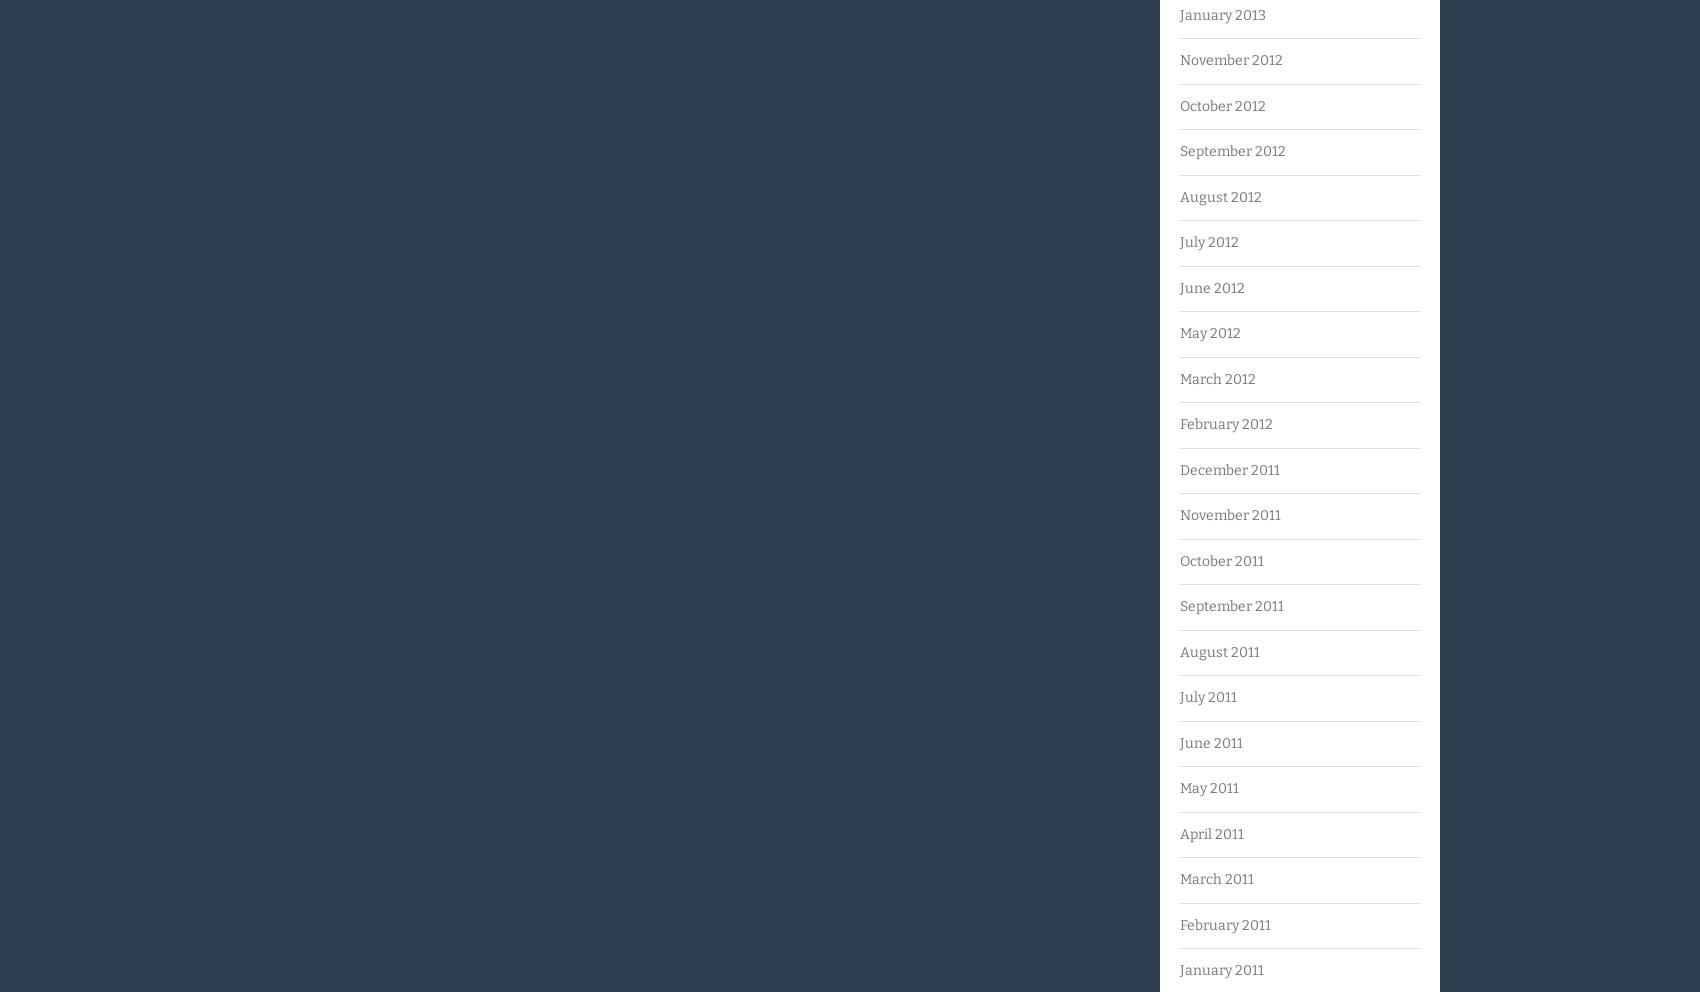 This screenshot has width=1700, height=992. I want to click on 'May 2012', so click(1178, 332).